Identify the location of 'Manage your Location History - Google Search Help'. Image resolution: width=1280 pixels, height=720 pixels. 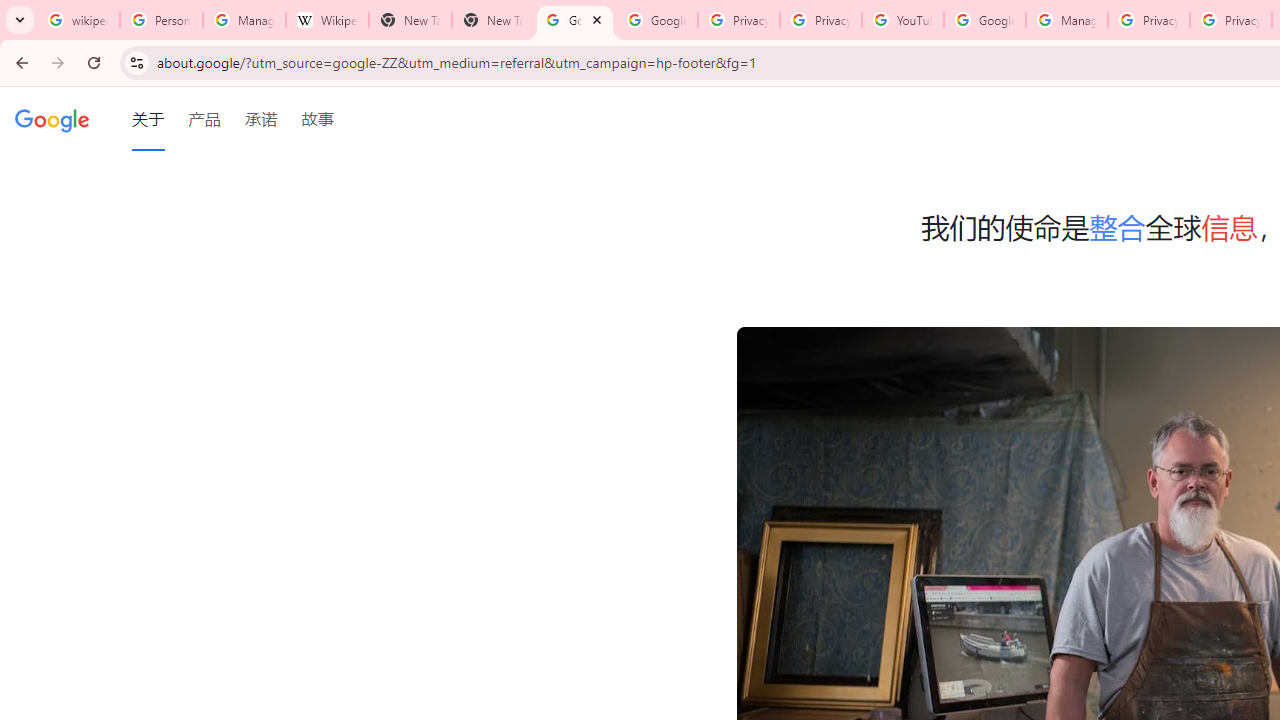
(243, 20).